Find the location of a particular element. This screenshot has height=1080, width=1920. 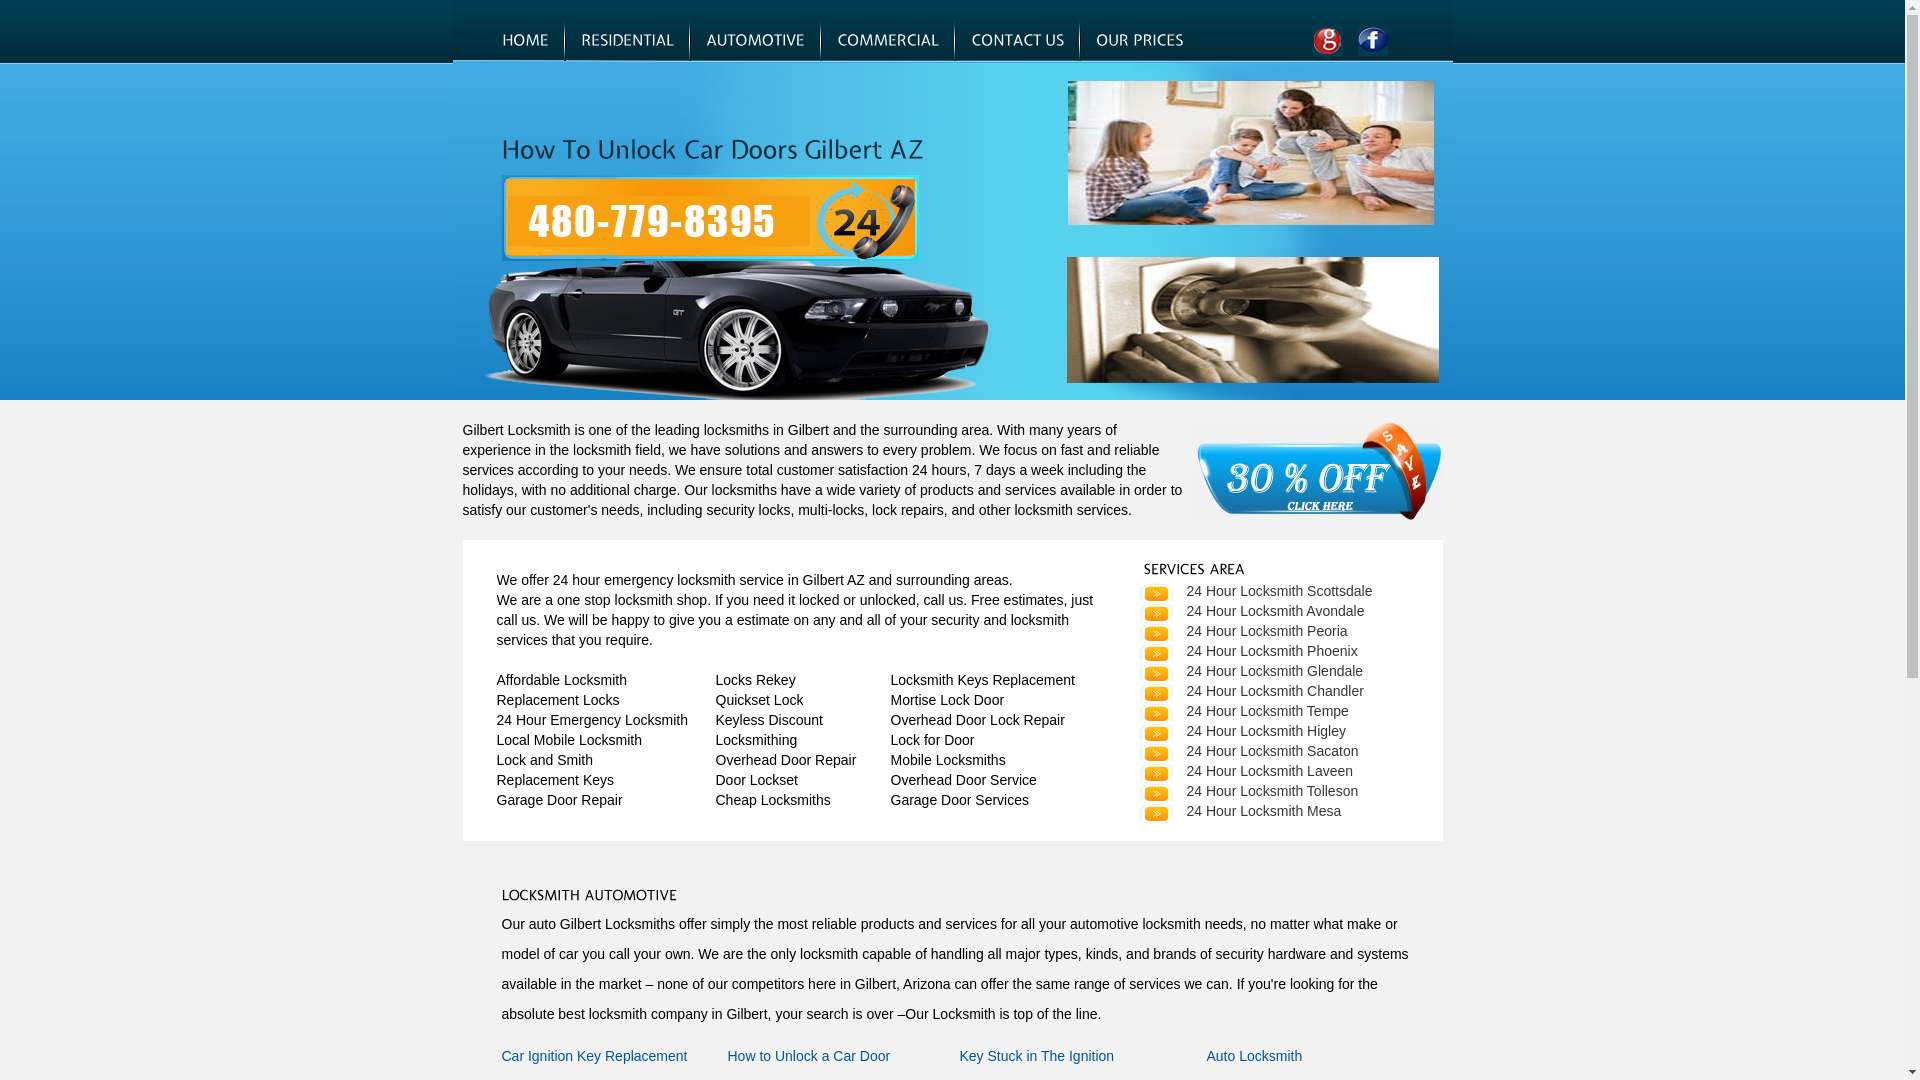

'Garage Door Services' is located at coordinates (958, 798).